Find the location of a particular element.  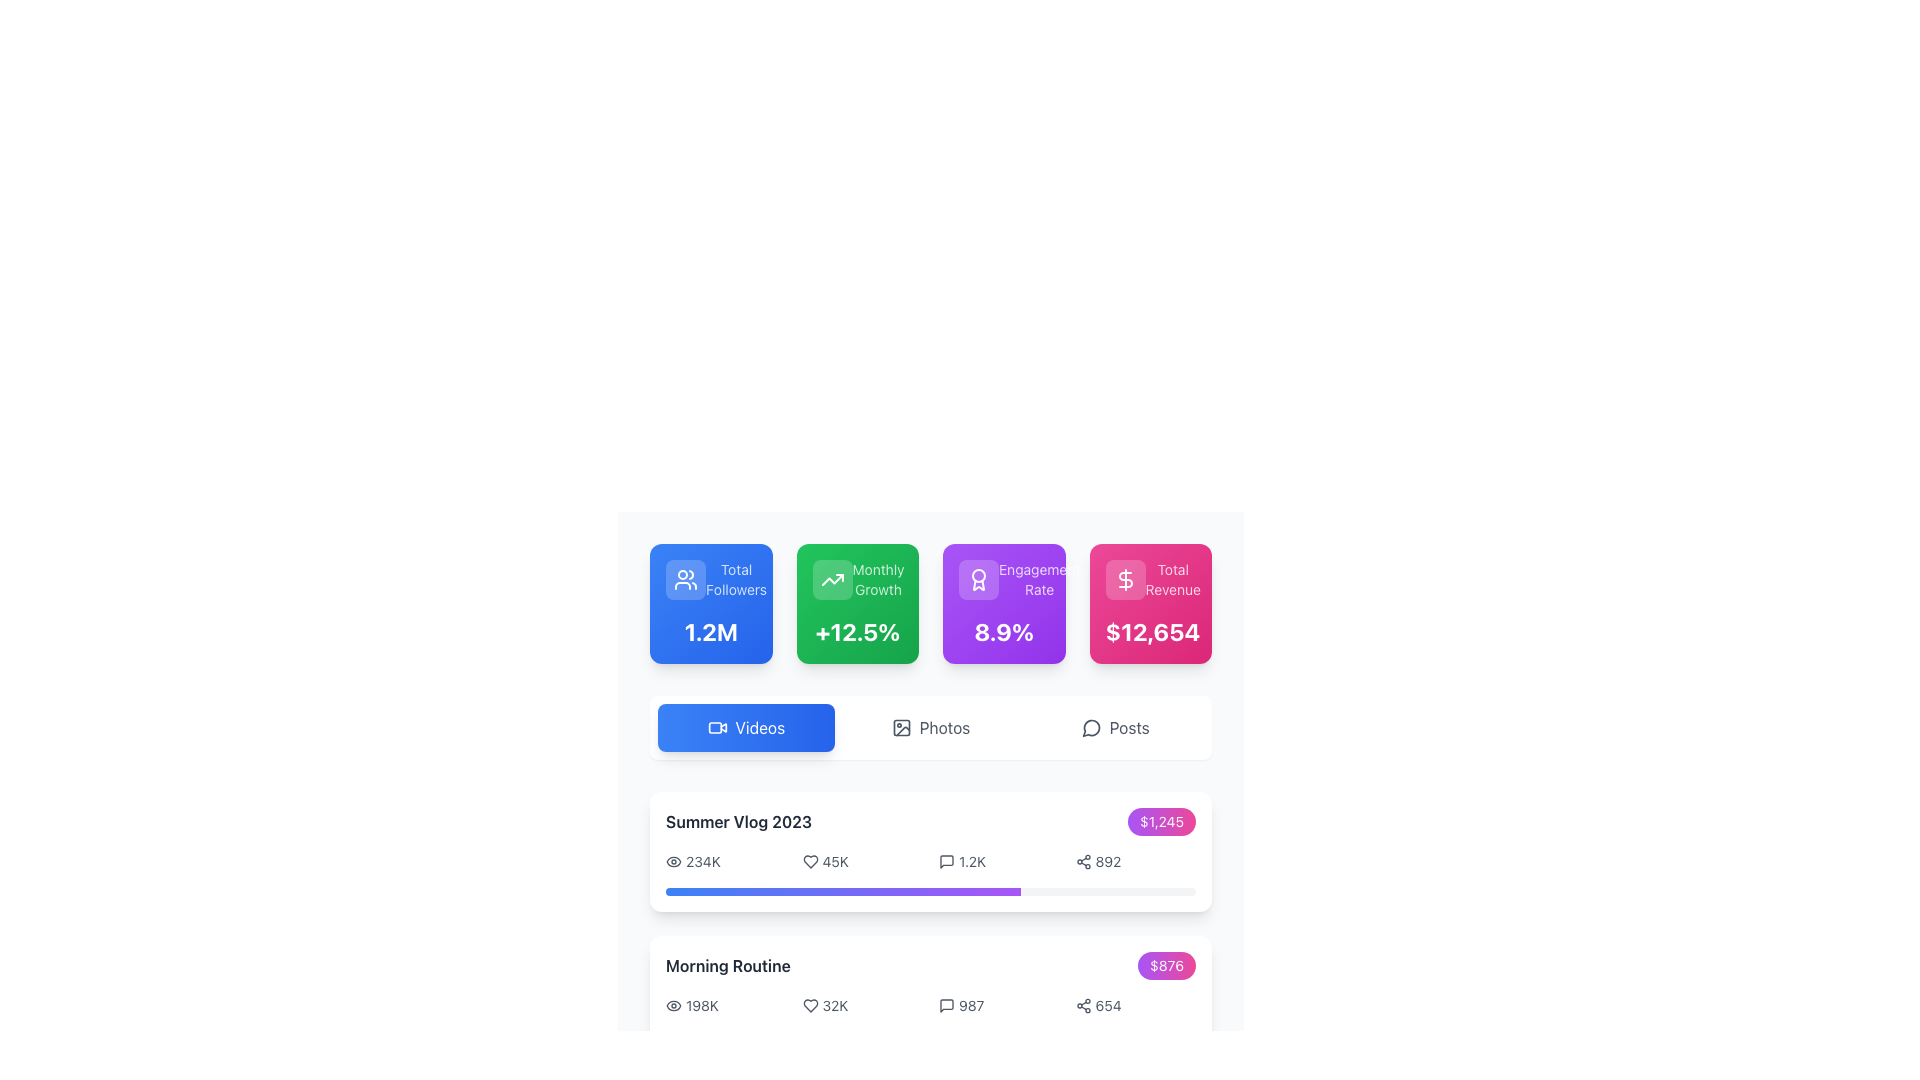

the Share Button Icon located to the left of the numeric label '654' in the bottom right area of the 'Morning Routine' card is located at coordinates (1082, 1006).